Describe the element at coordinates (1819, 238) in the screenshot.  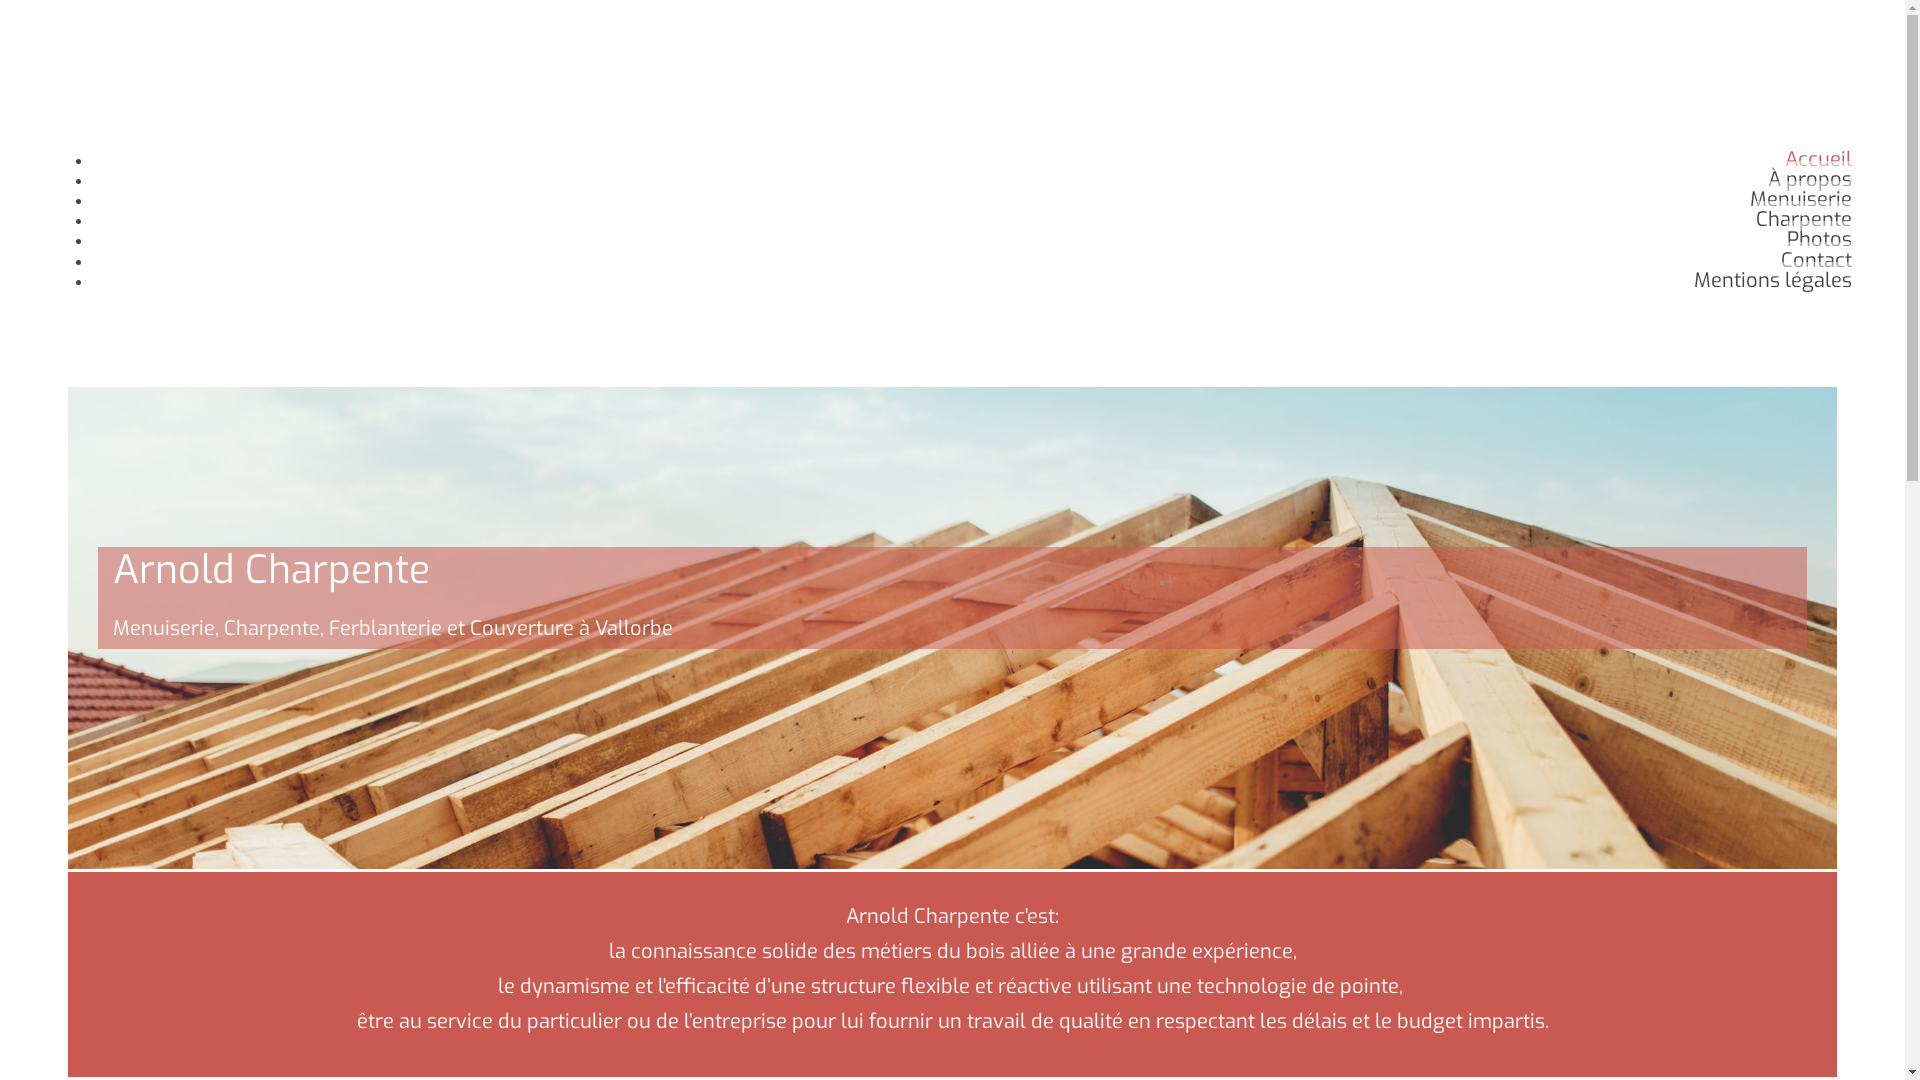
I see `'Photos'` at that location.